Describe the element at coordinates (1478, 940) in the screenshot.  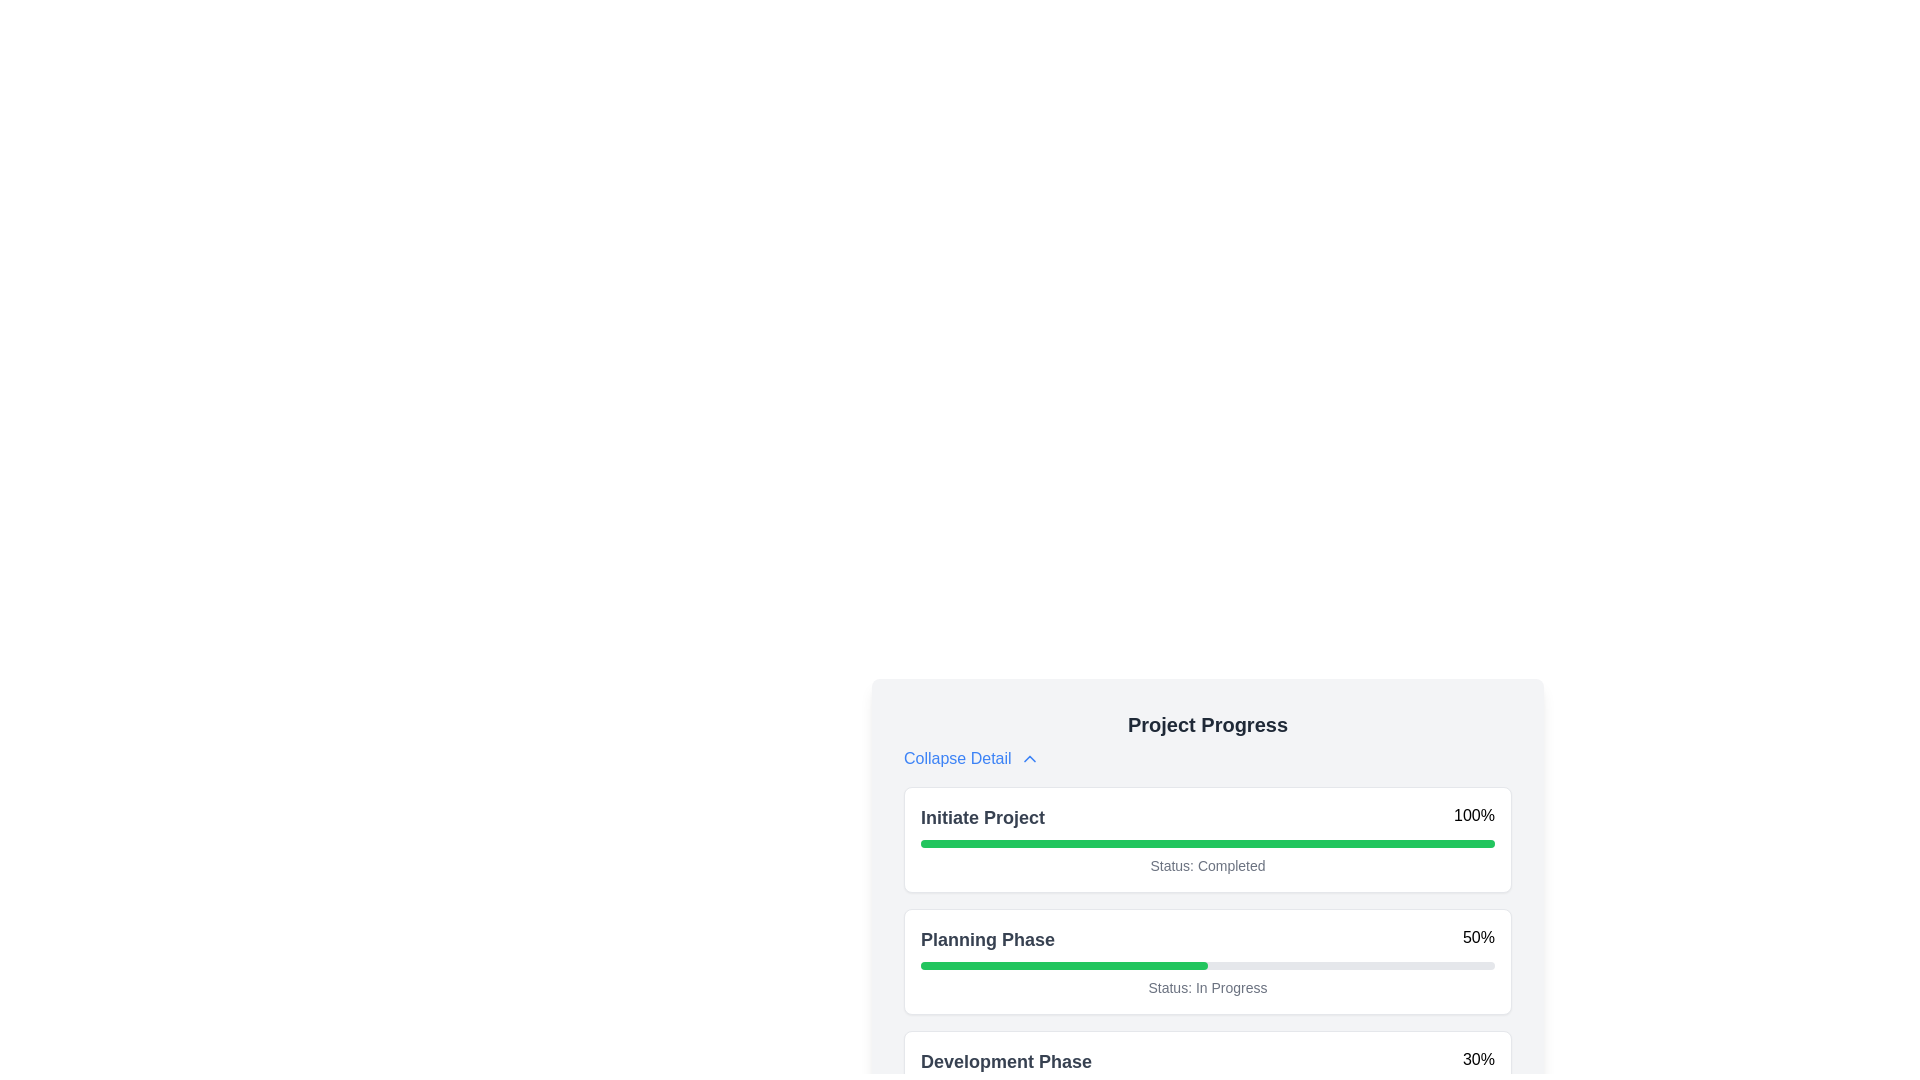
I see `the percentage text display '50%' which is styled with medium font size and is positioned to the right of the 'Planning Phase' text in the progress section` at that location.